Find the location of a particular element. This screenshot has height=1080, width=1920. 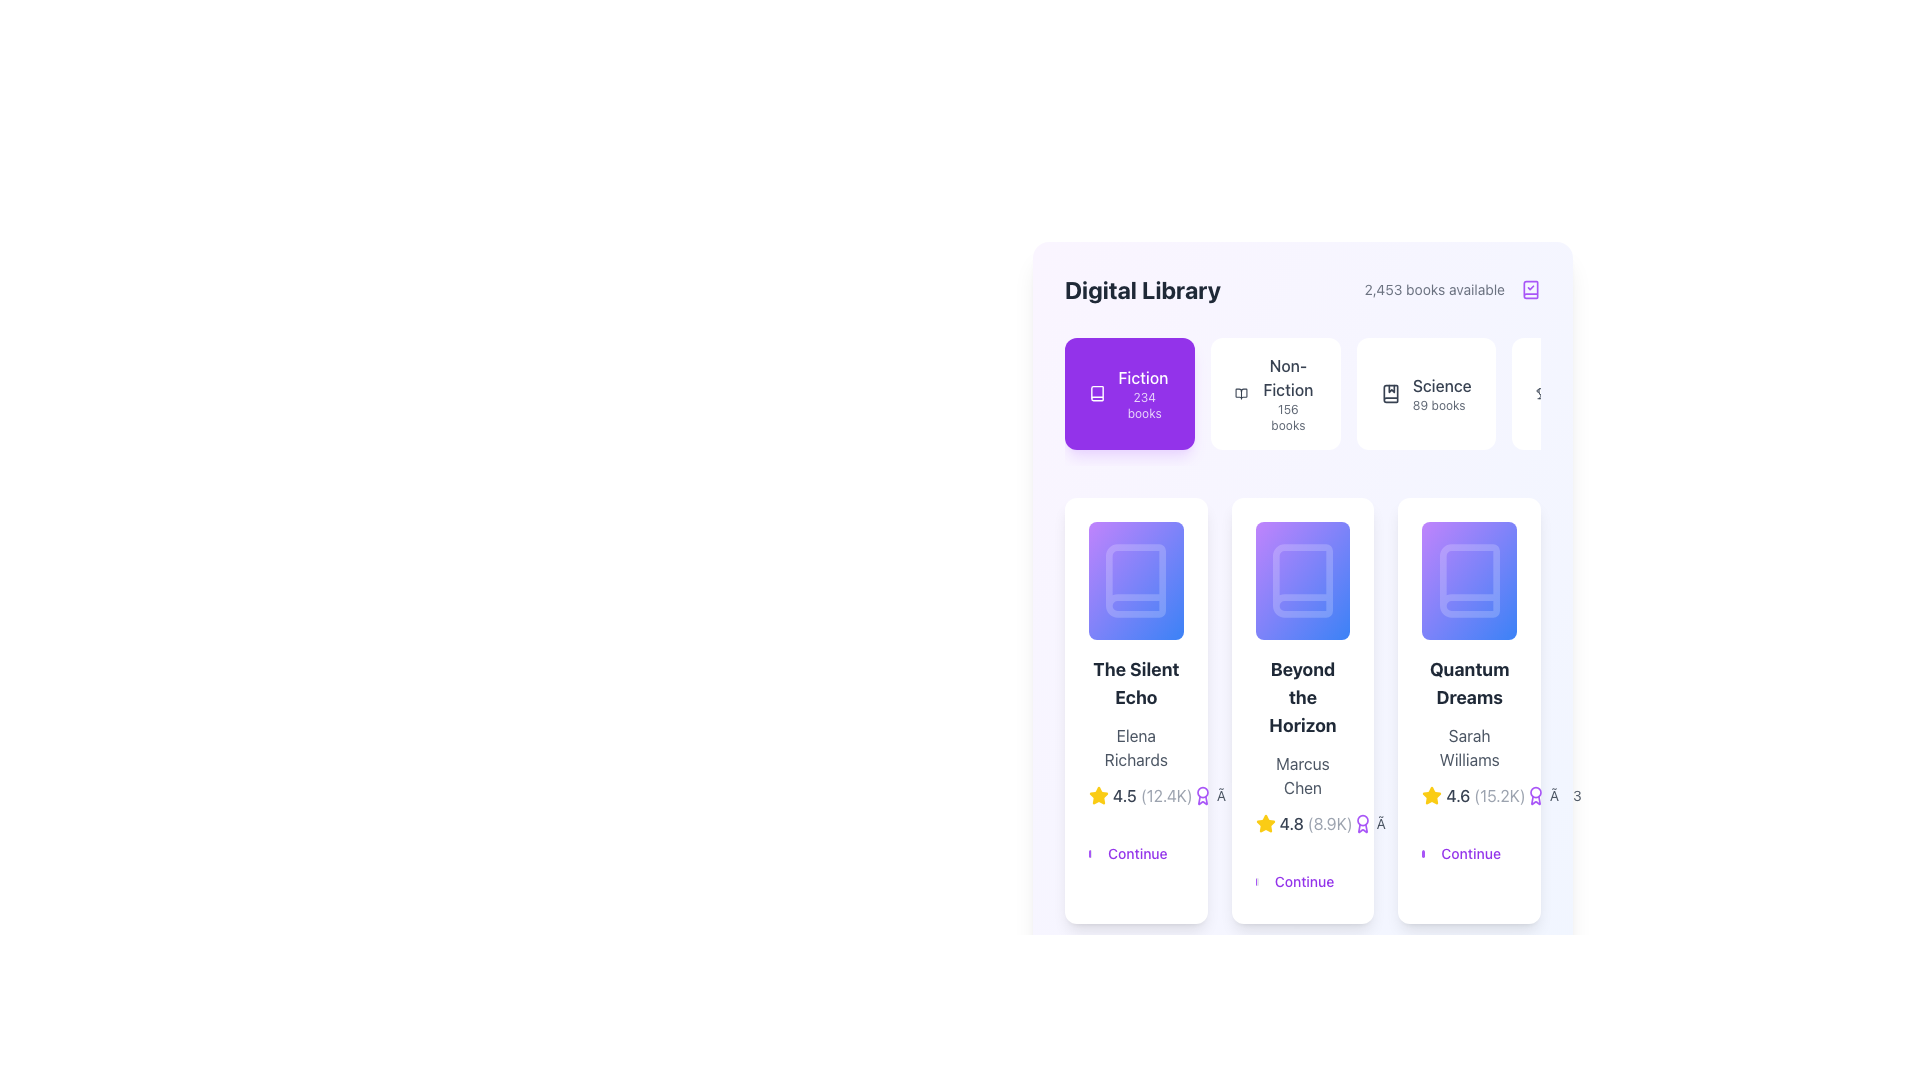

title text label that identifies the book within the card interface located at the top of the 'Fiction' category in the 'Digital Library' section is located at coordinates (1136, 683).